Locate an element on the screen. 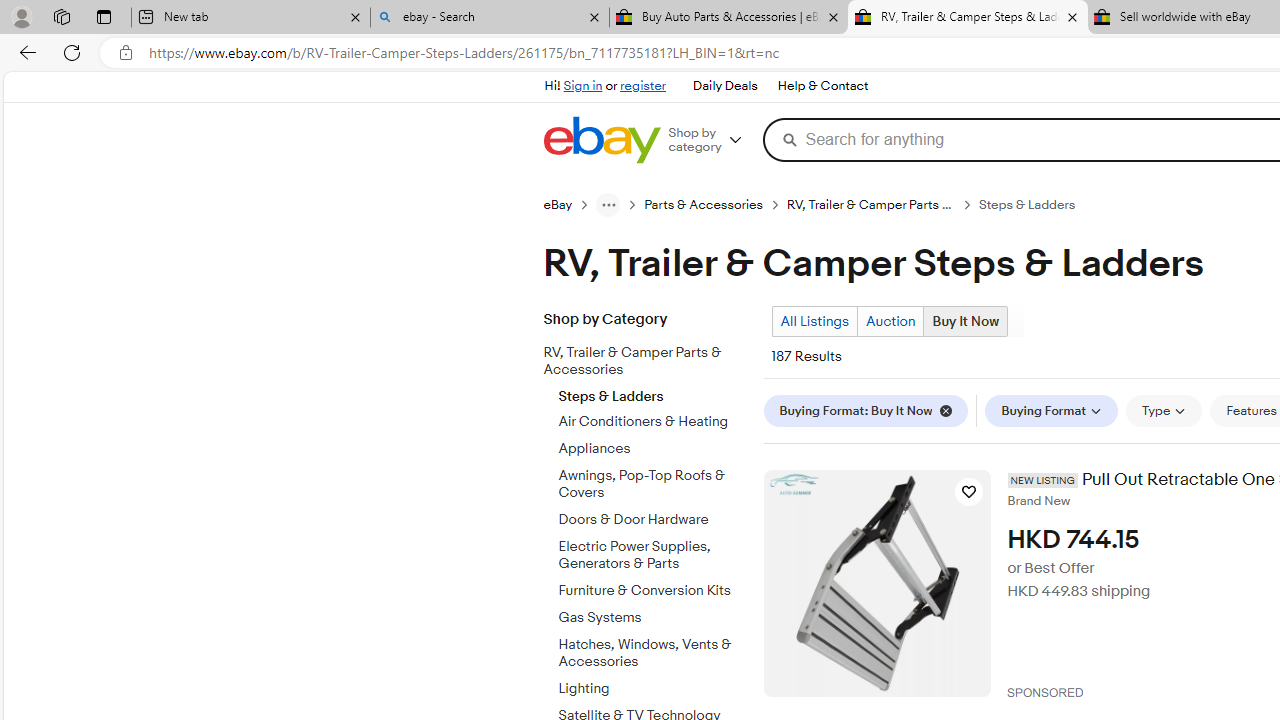 The height and width of the screenshot is (720, 1280). 'RV, Trailer & Camper Steps & Ladders for sale | eBay' is located at coordinates (967, 17).